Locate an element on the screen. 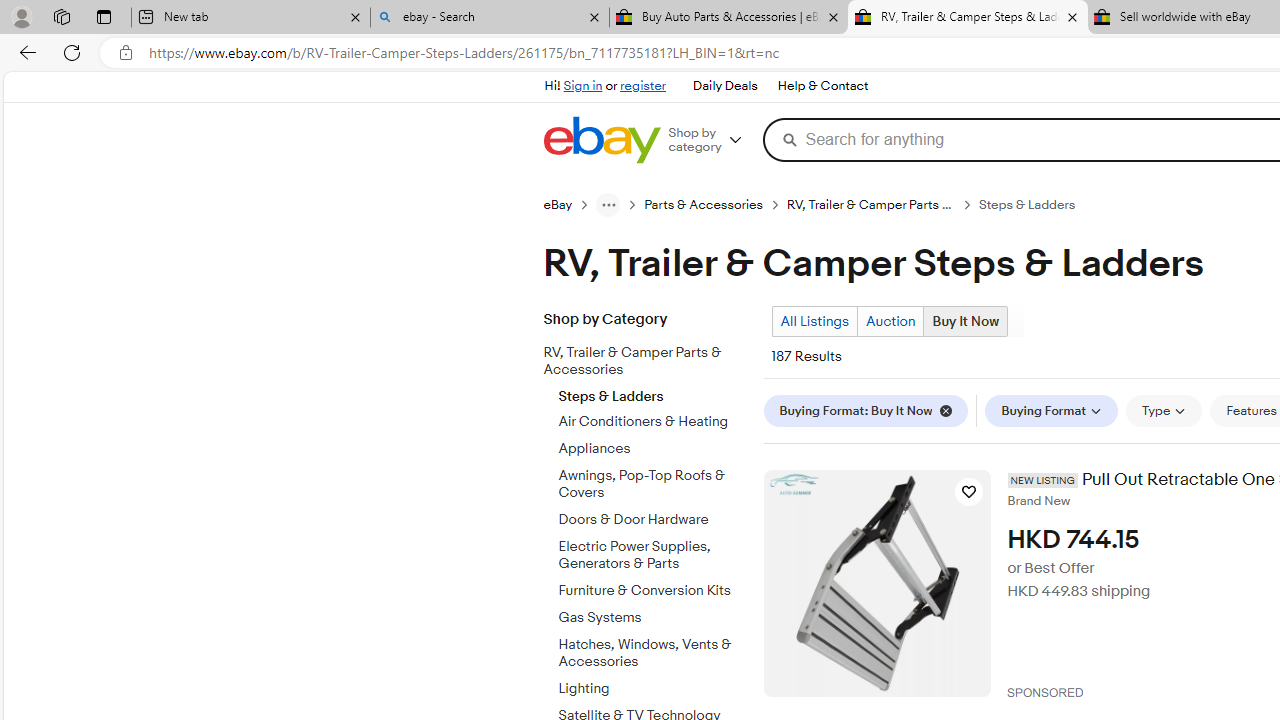 The height and width of the screenshot is (720, 1280). 'RV, Trailer & Camper Steps & Ladders for sale | eBay' is located at coordinates (967, 17).